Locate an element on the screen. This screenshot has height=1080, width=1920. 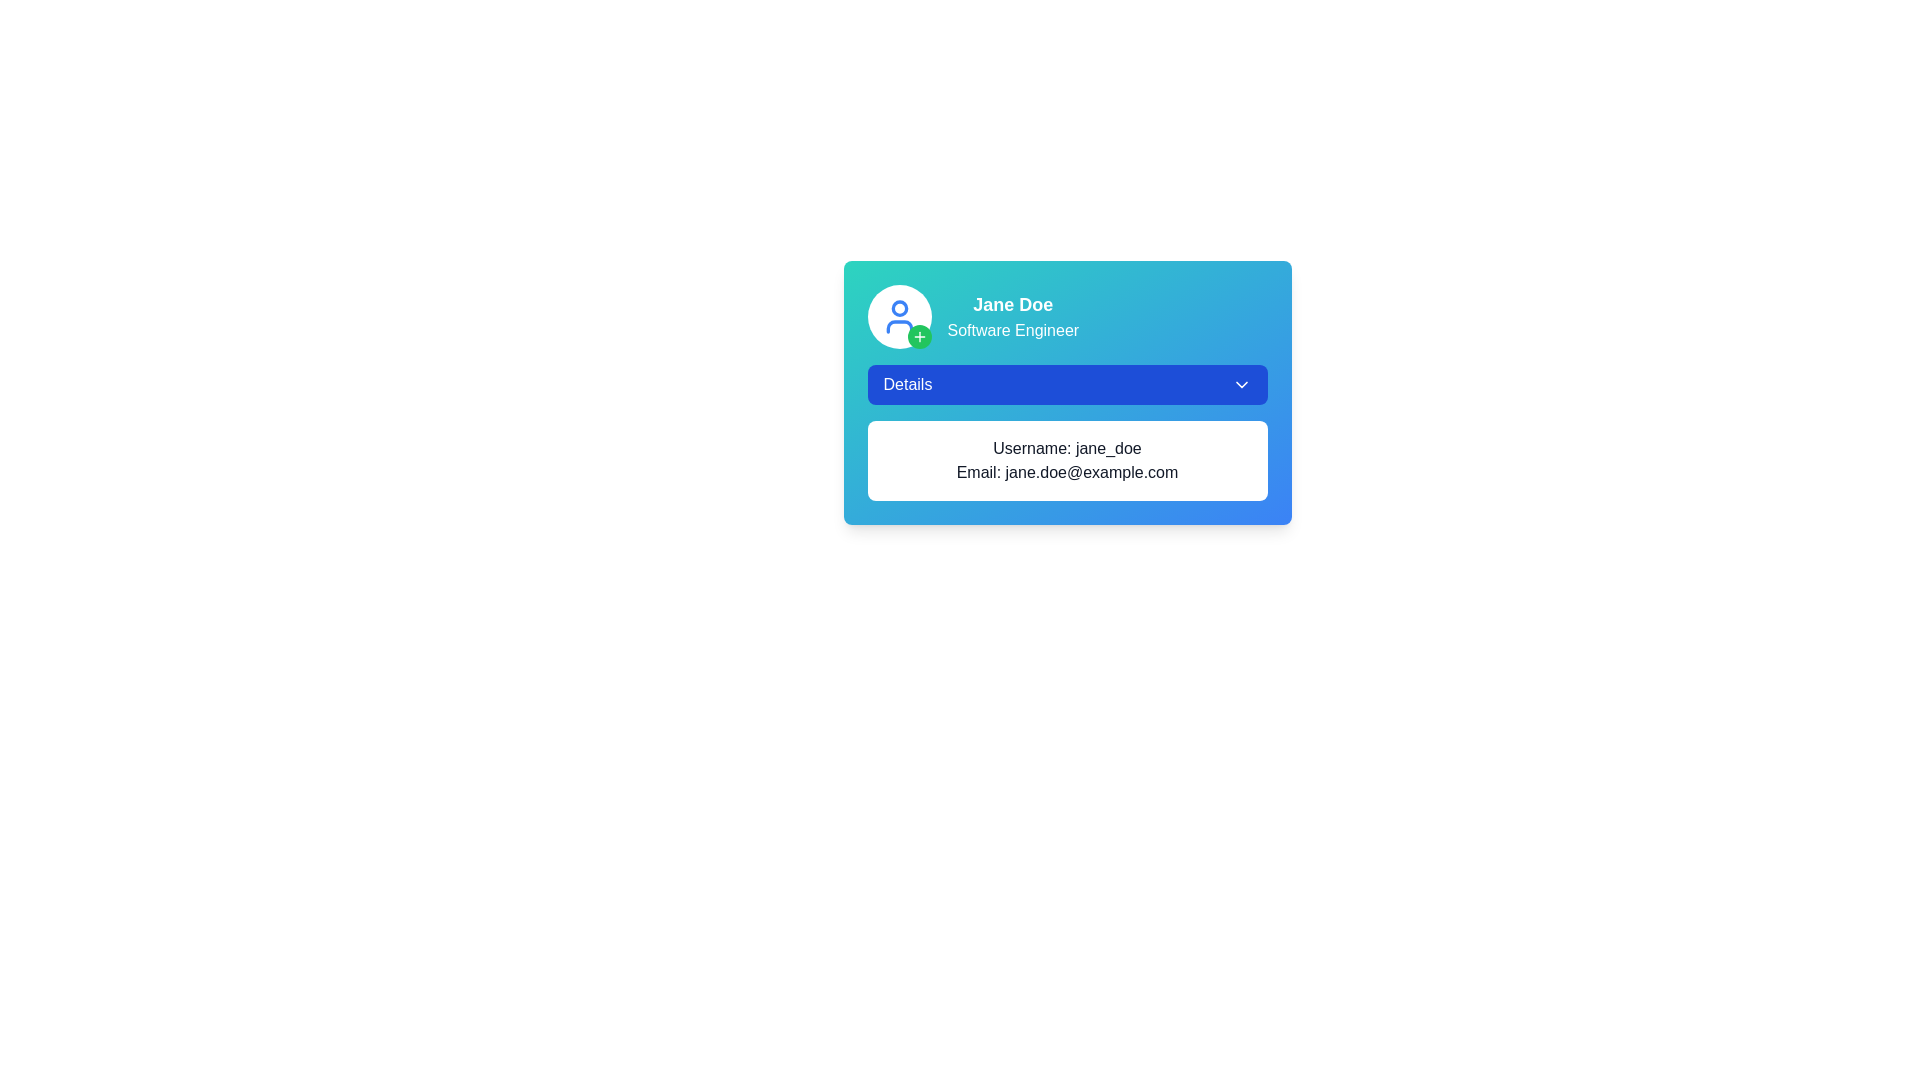
the static text label displaying 'Software Engineer', which is aligned to the left below the name 'Jane Doe' in a card-like section of a blue gradient interface is located at coordinates (1013, 330).